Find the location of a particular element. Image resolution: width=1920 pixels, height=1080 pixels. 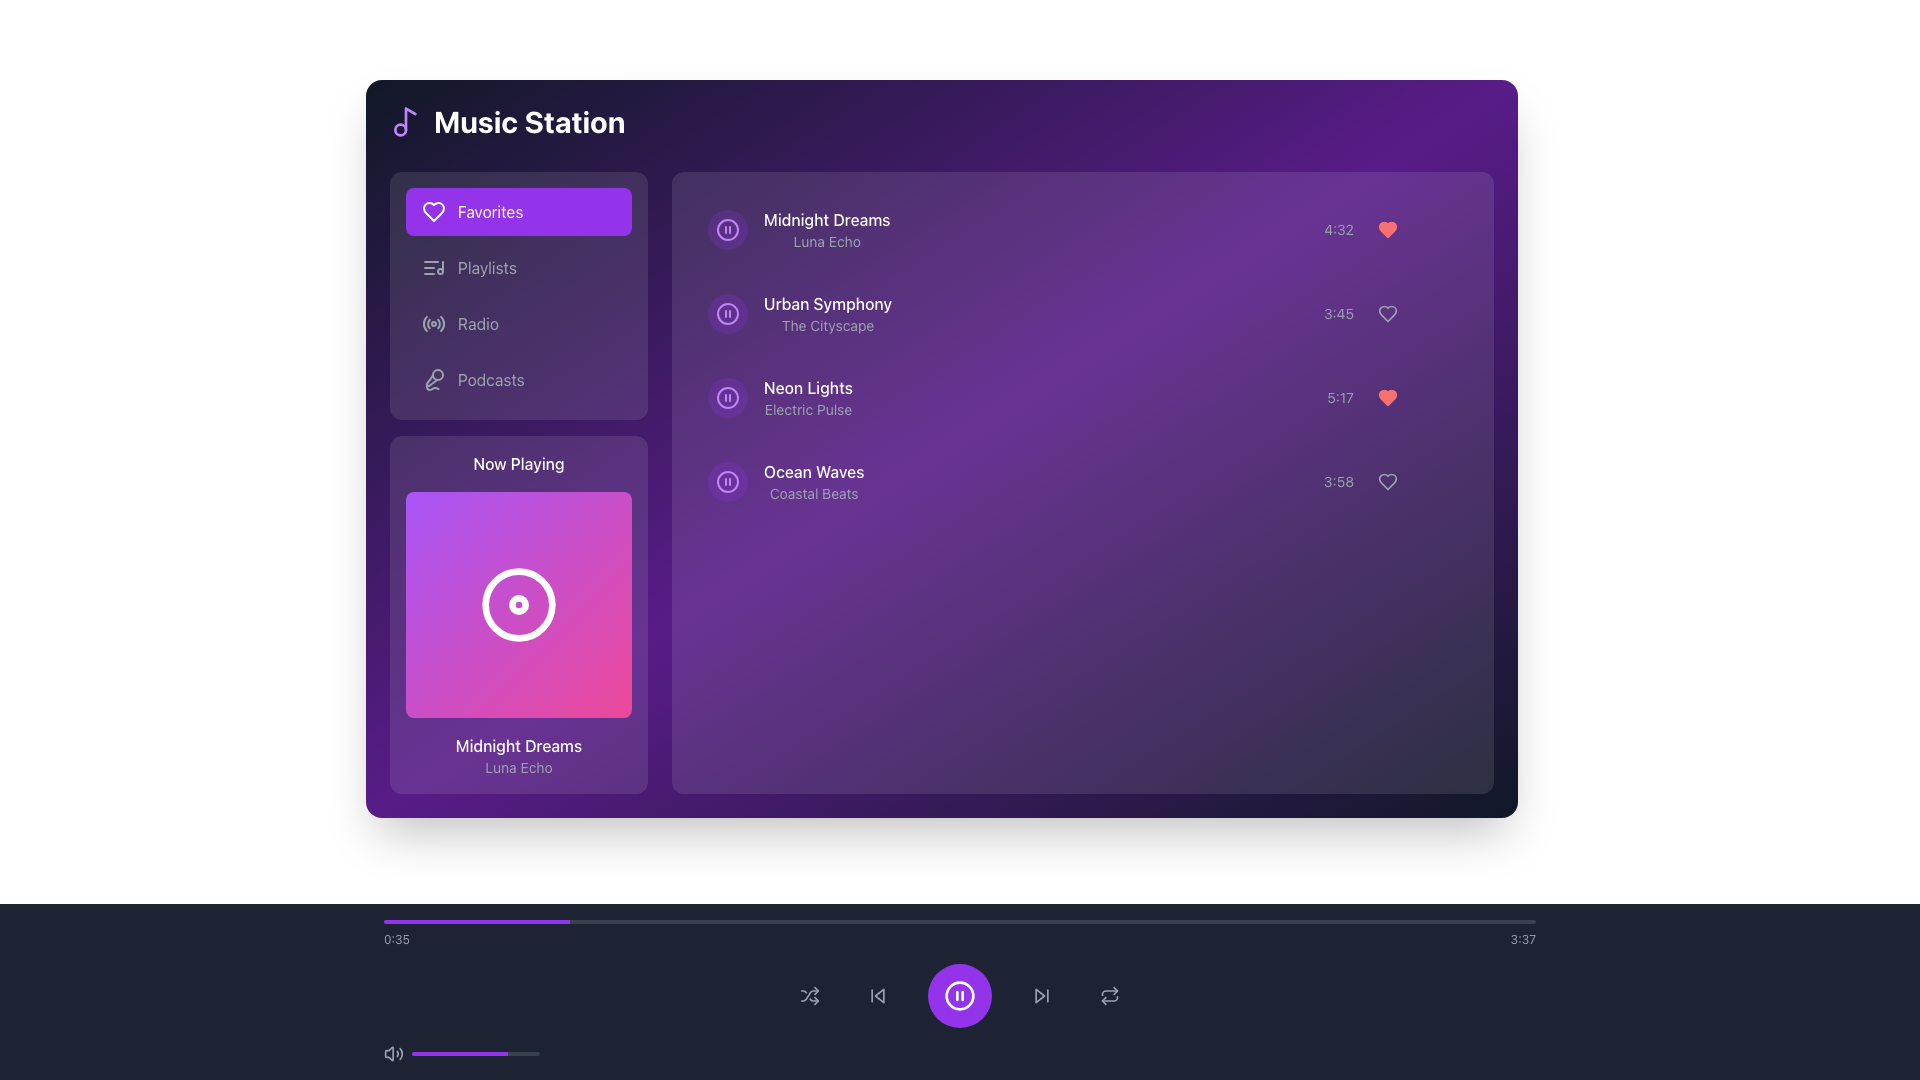

the circular purple button with a pause icon is located at coordinates (727, 313).